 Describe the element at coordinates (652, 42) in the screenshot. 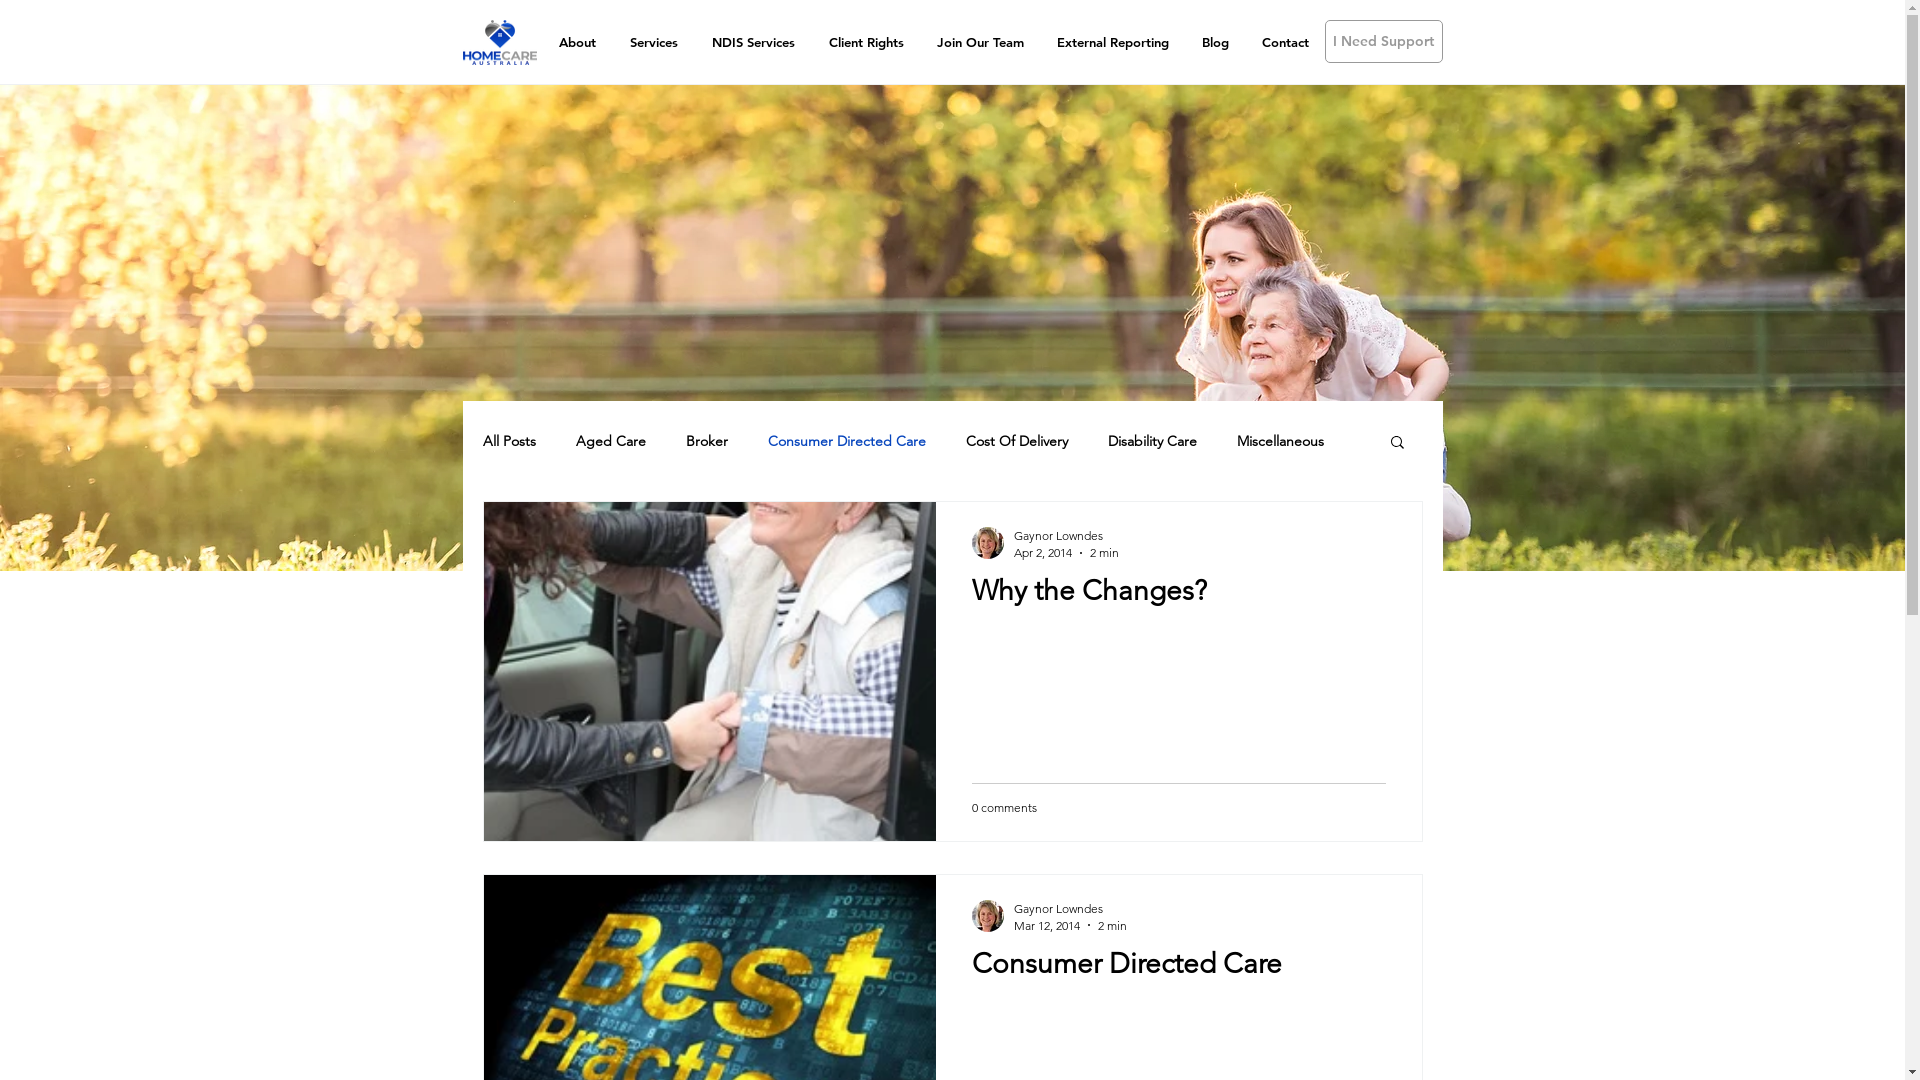

I see `'Services'` at that location.